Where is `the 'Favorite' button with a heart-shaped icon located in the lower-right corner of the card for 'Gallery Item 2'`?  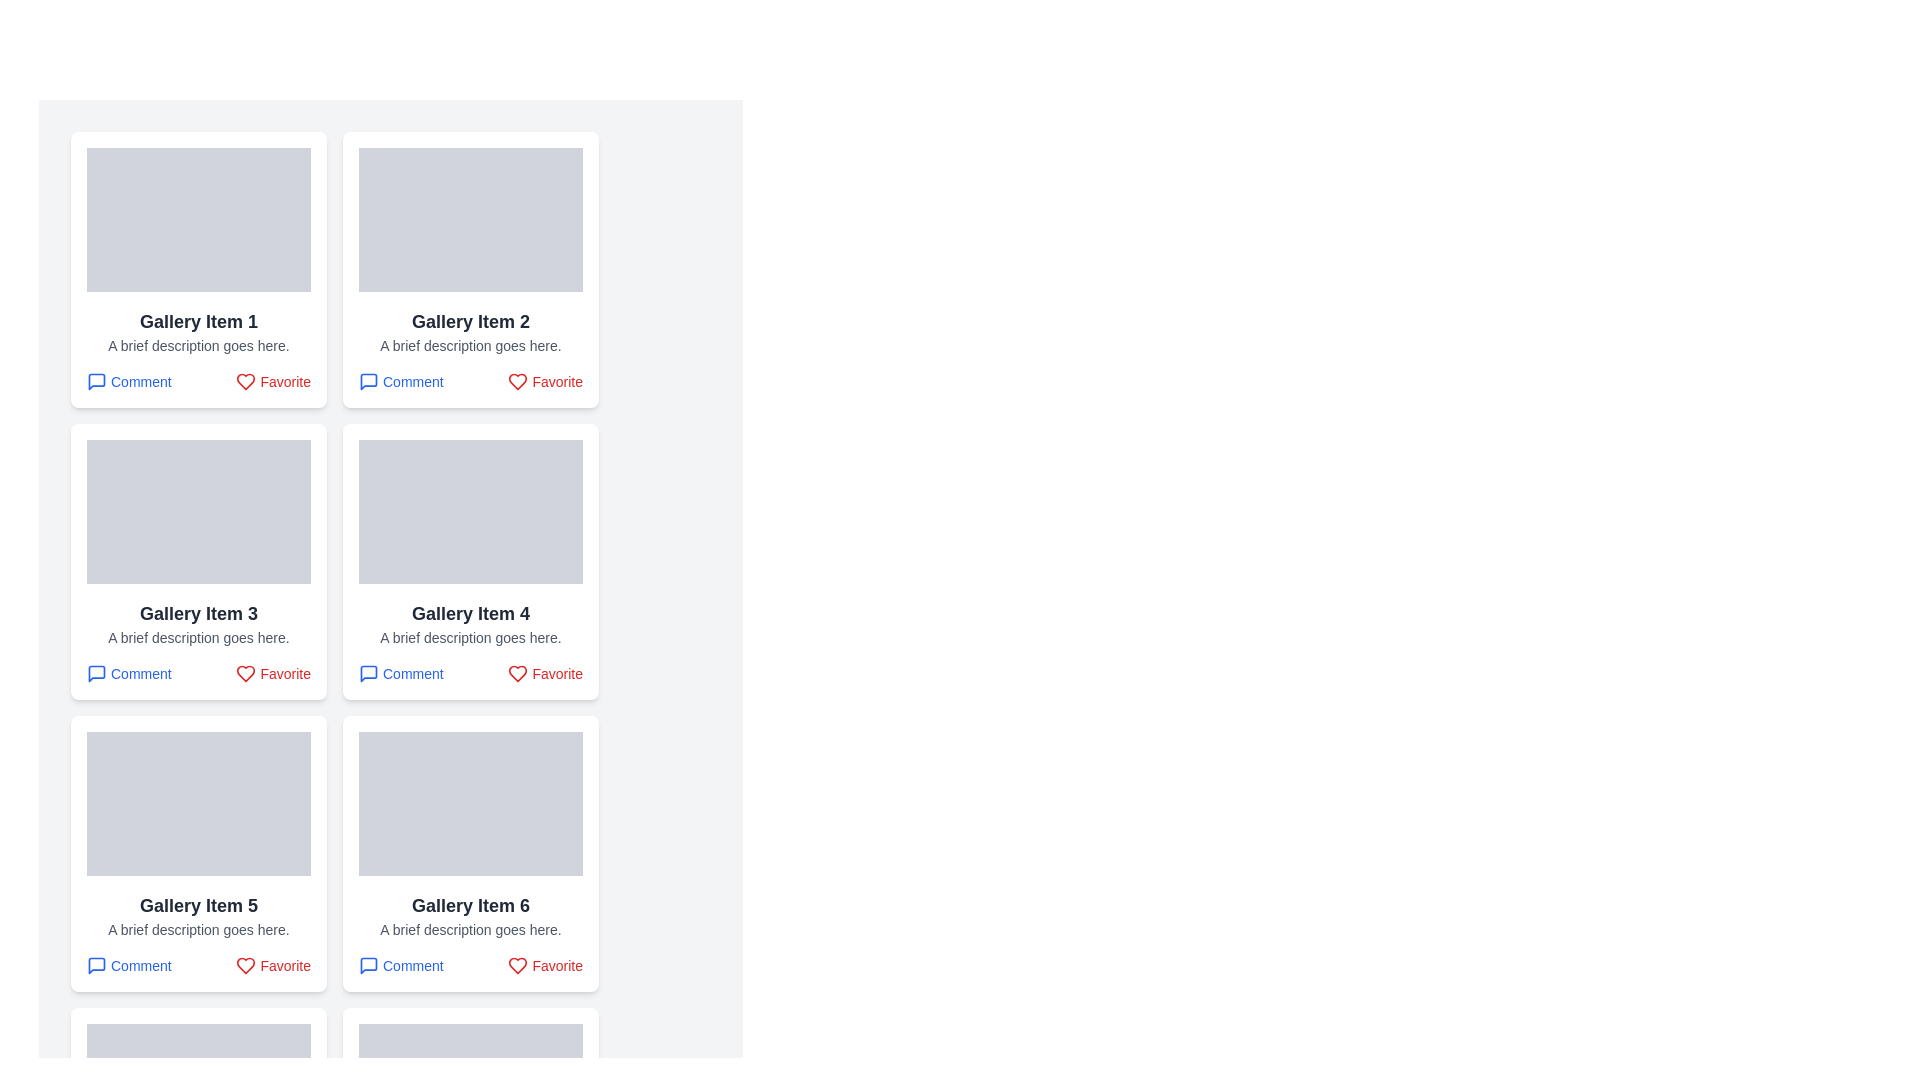
the 'Favorite' button with a heart-shaped icon located in the lower-right corner of the card for 'Gallery Item 2' is located at coordinates (545, 381).